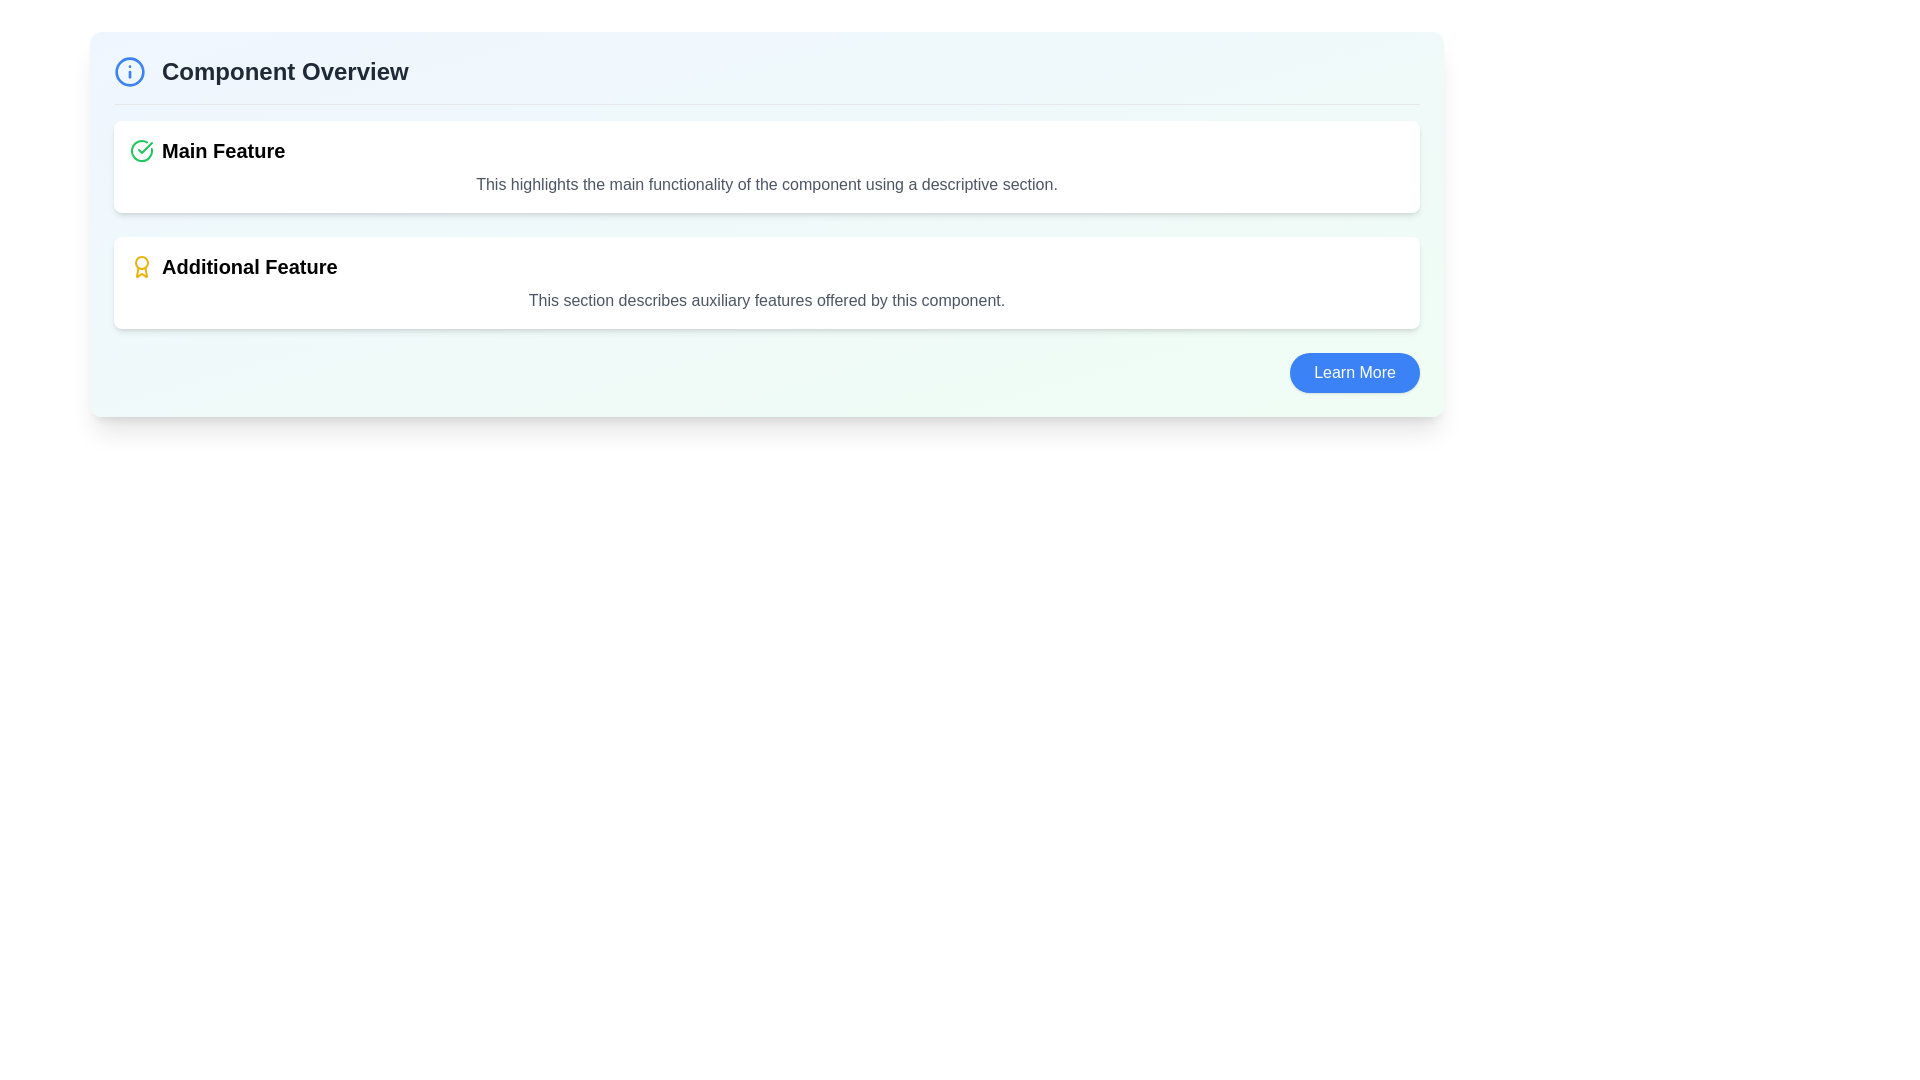 Image resolution: width=1920 pixels, height=1080 pixels. Describe the element at coordinates (1355, 373) in the screenshot. I see `the blue 'Learn More' button located at the bottom-right corner of the 'Additional Feature' section` at that location.